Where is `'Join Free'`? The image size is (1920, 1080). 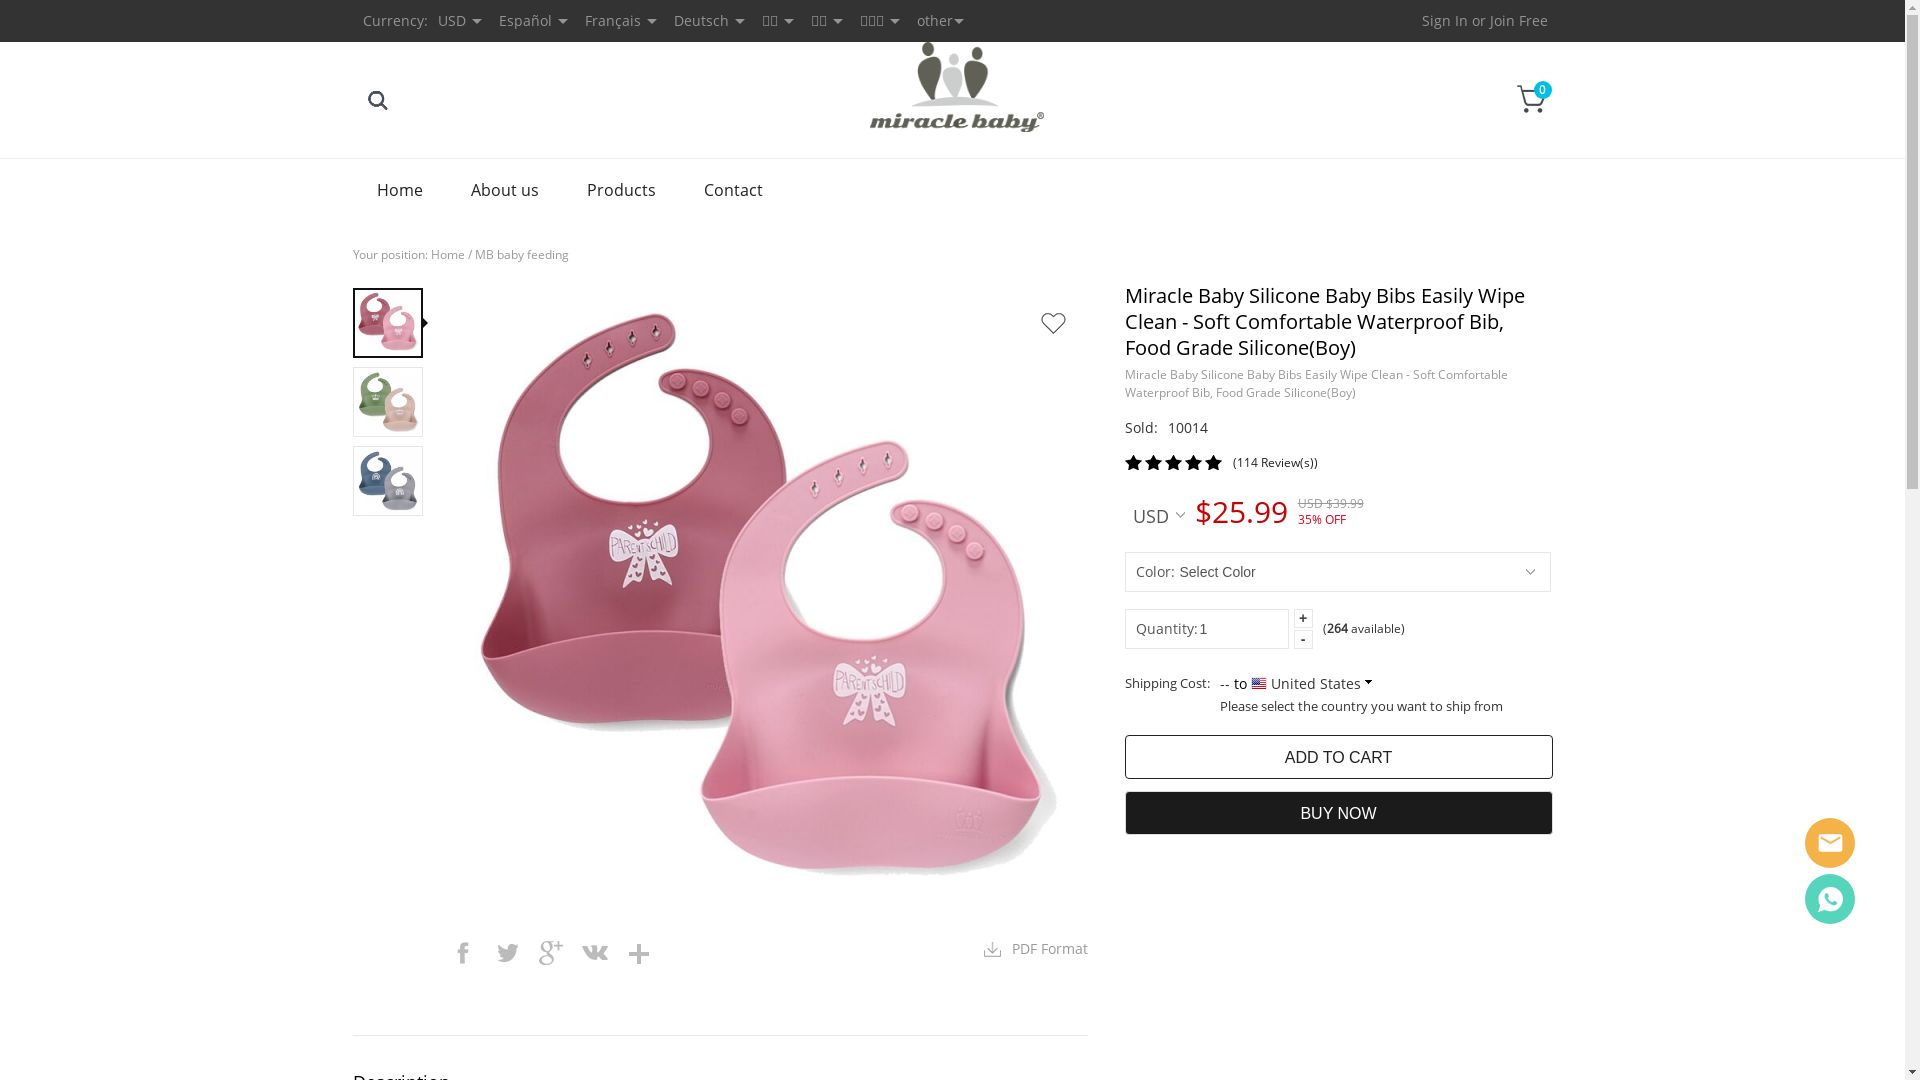
'Join Free' is located at coordinates (1518, 20).